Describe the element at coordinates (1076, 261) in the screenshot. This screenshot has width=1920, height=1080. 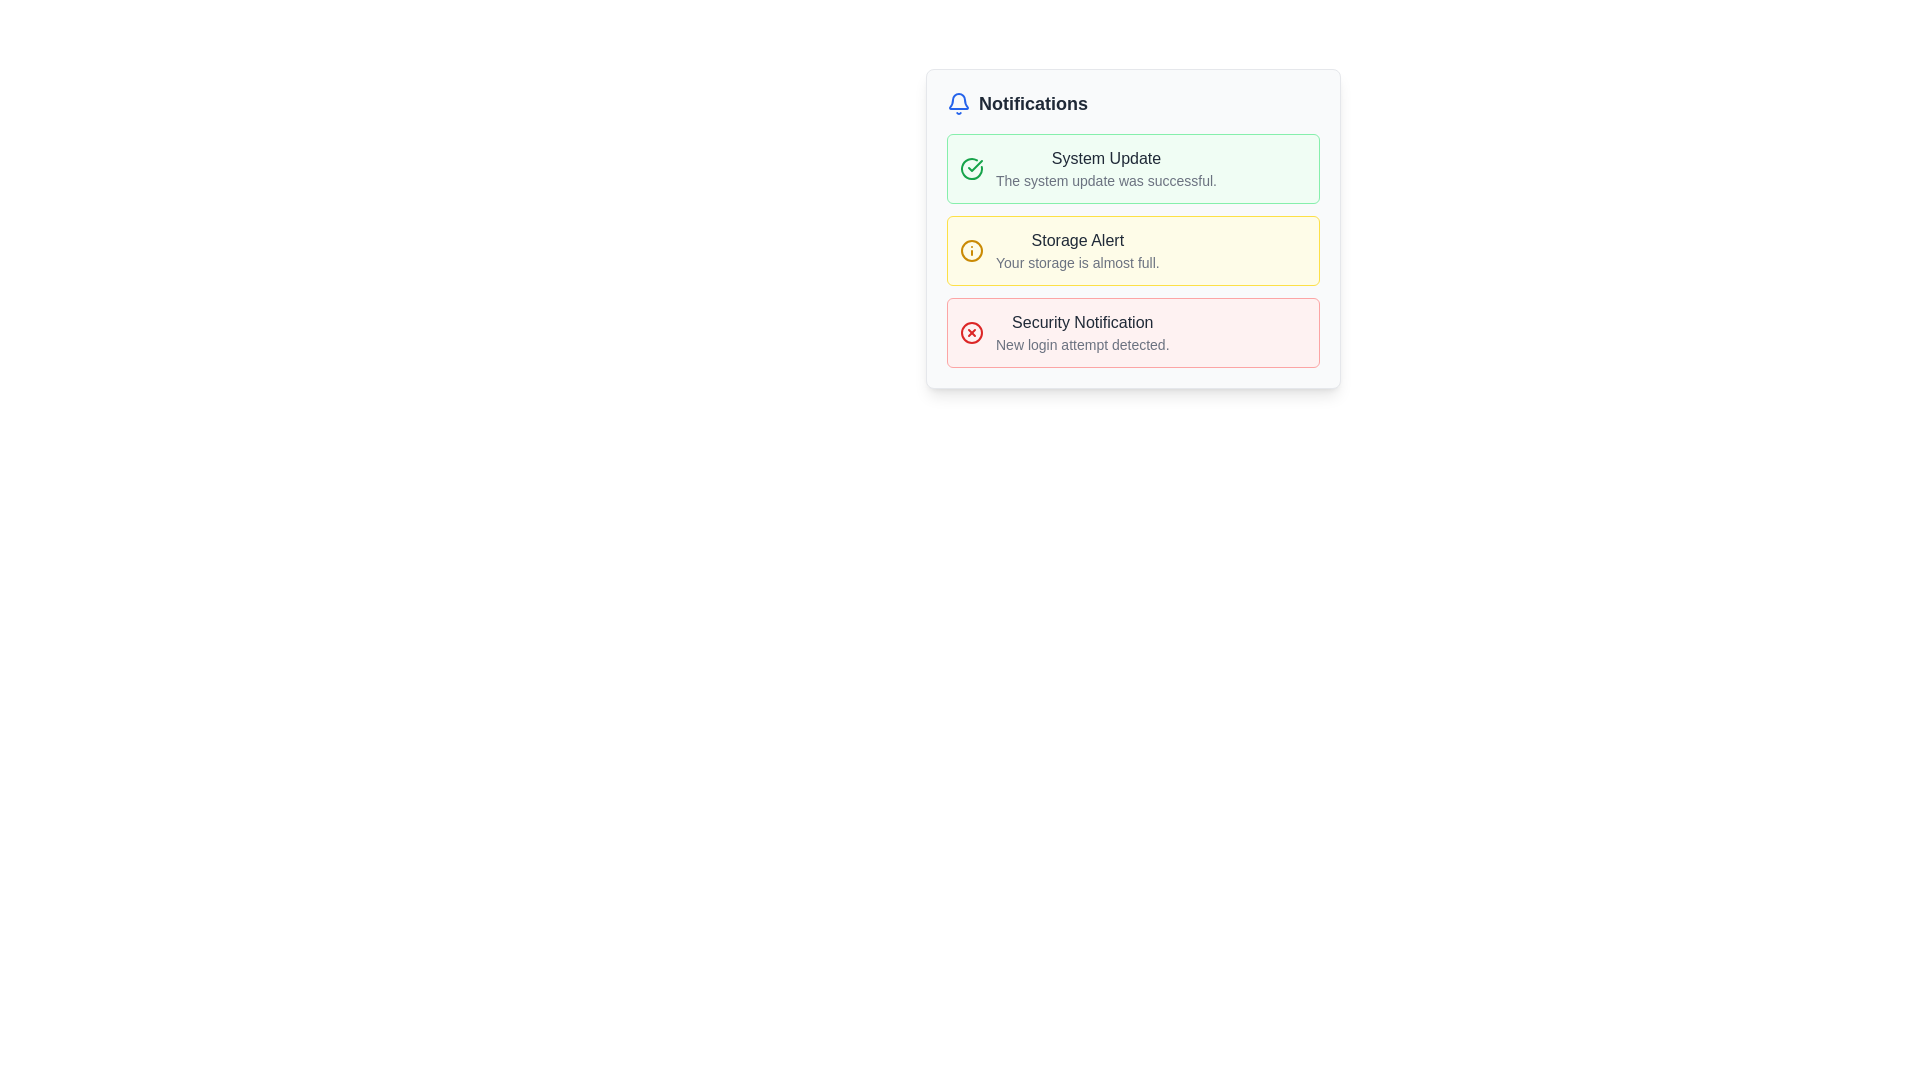
I see `text label that displays 'Your storage is almost full.' located below the 'Storage Alert' title in the yellow notification box` at that location.